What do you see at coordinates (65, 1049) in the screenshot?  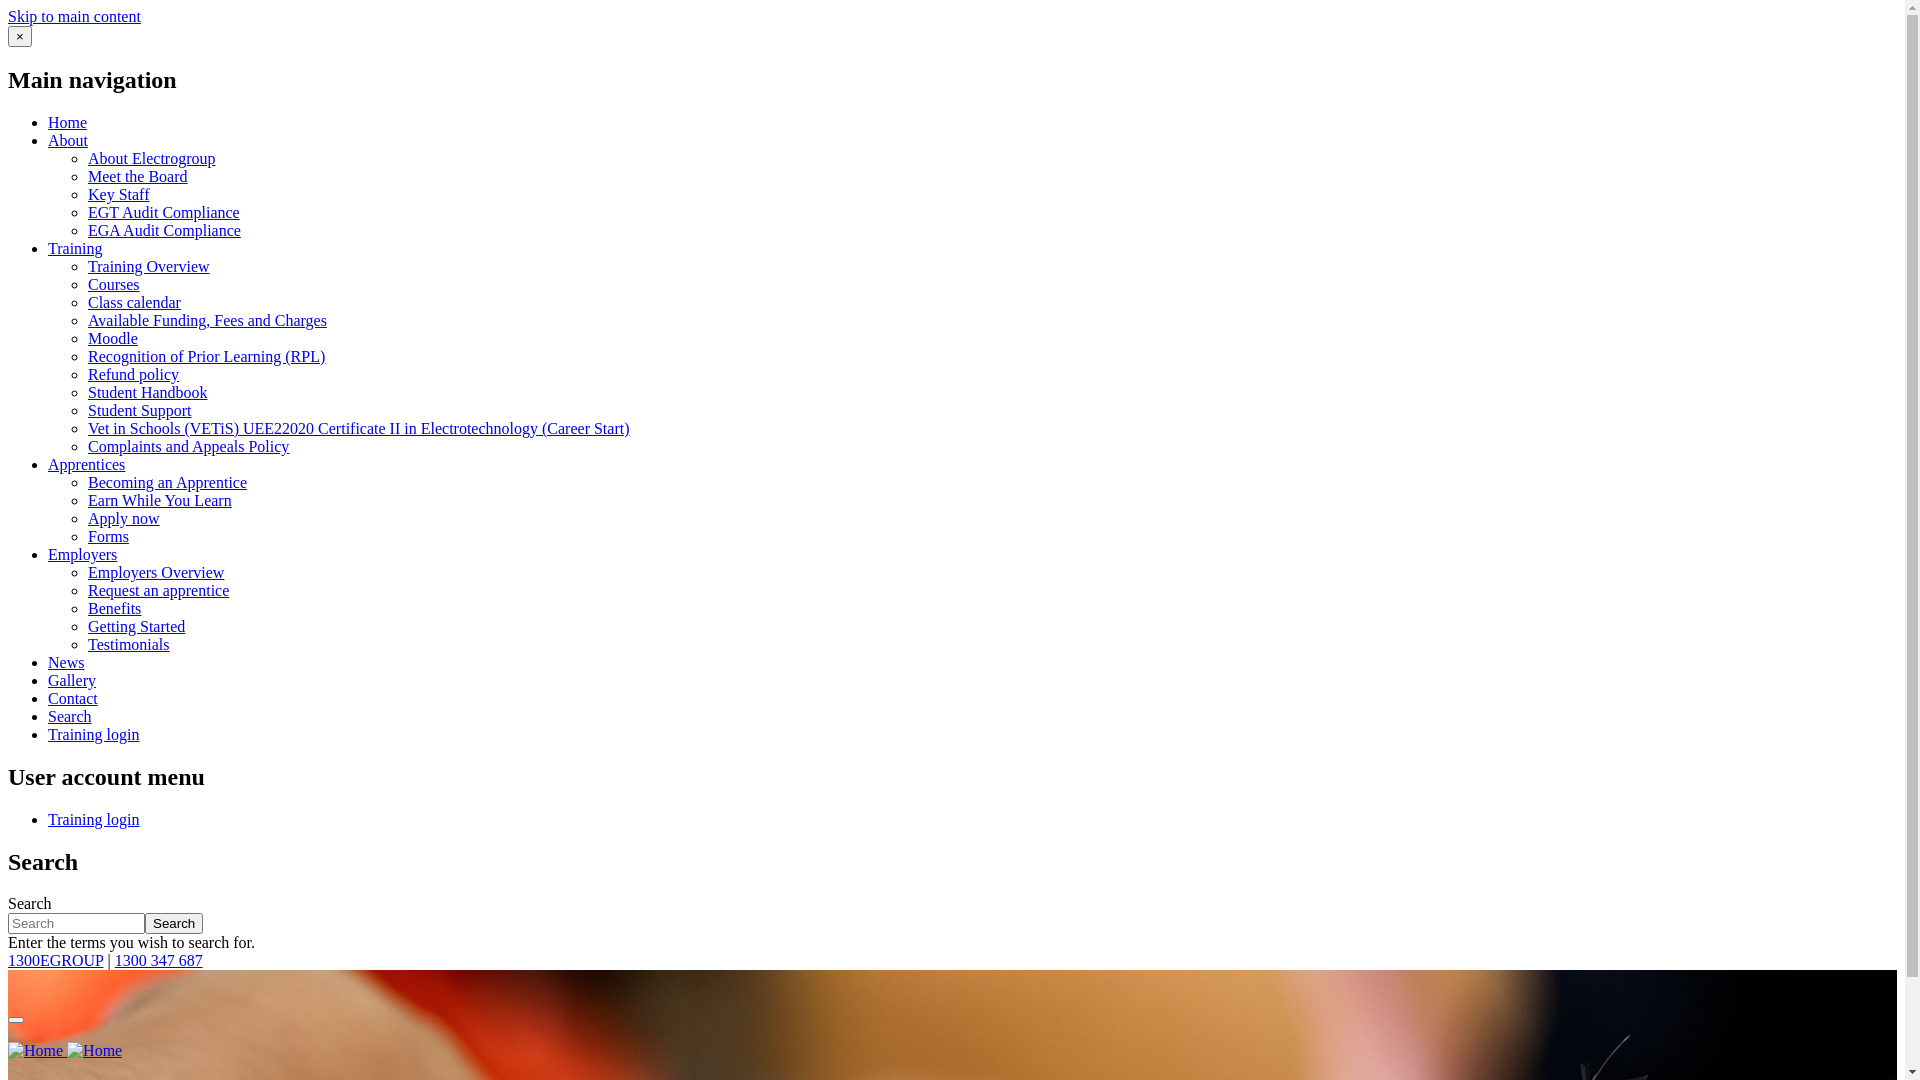 I see `'Home'` at bounding box center [65, 1049].